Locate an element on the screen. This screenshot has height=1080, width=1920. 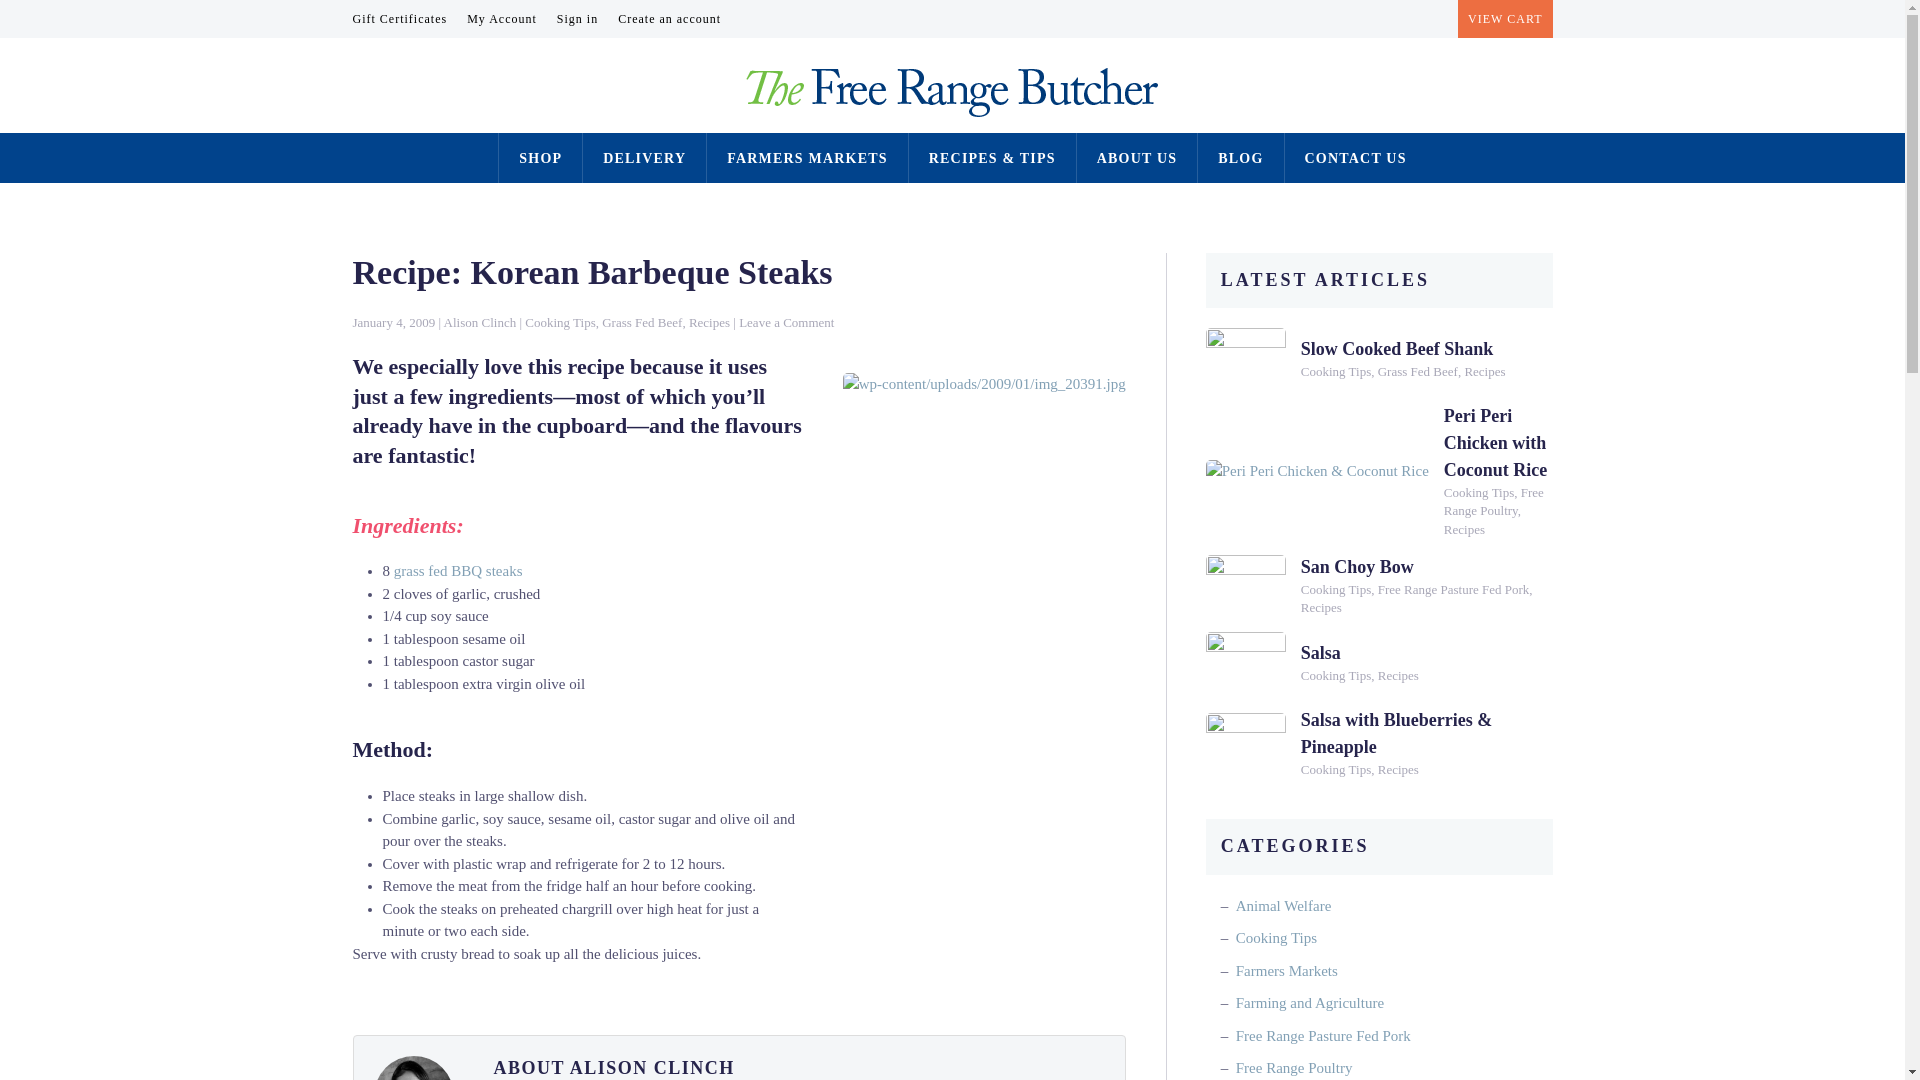
'Slow Cooked Beef Shank' is located at coordinates (1396, 347).